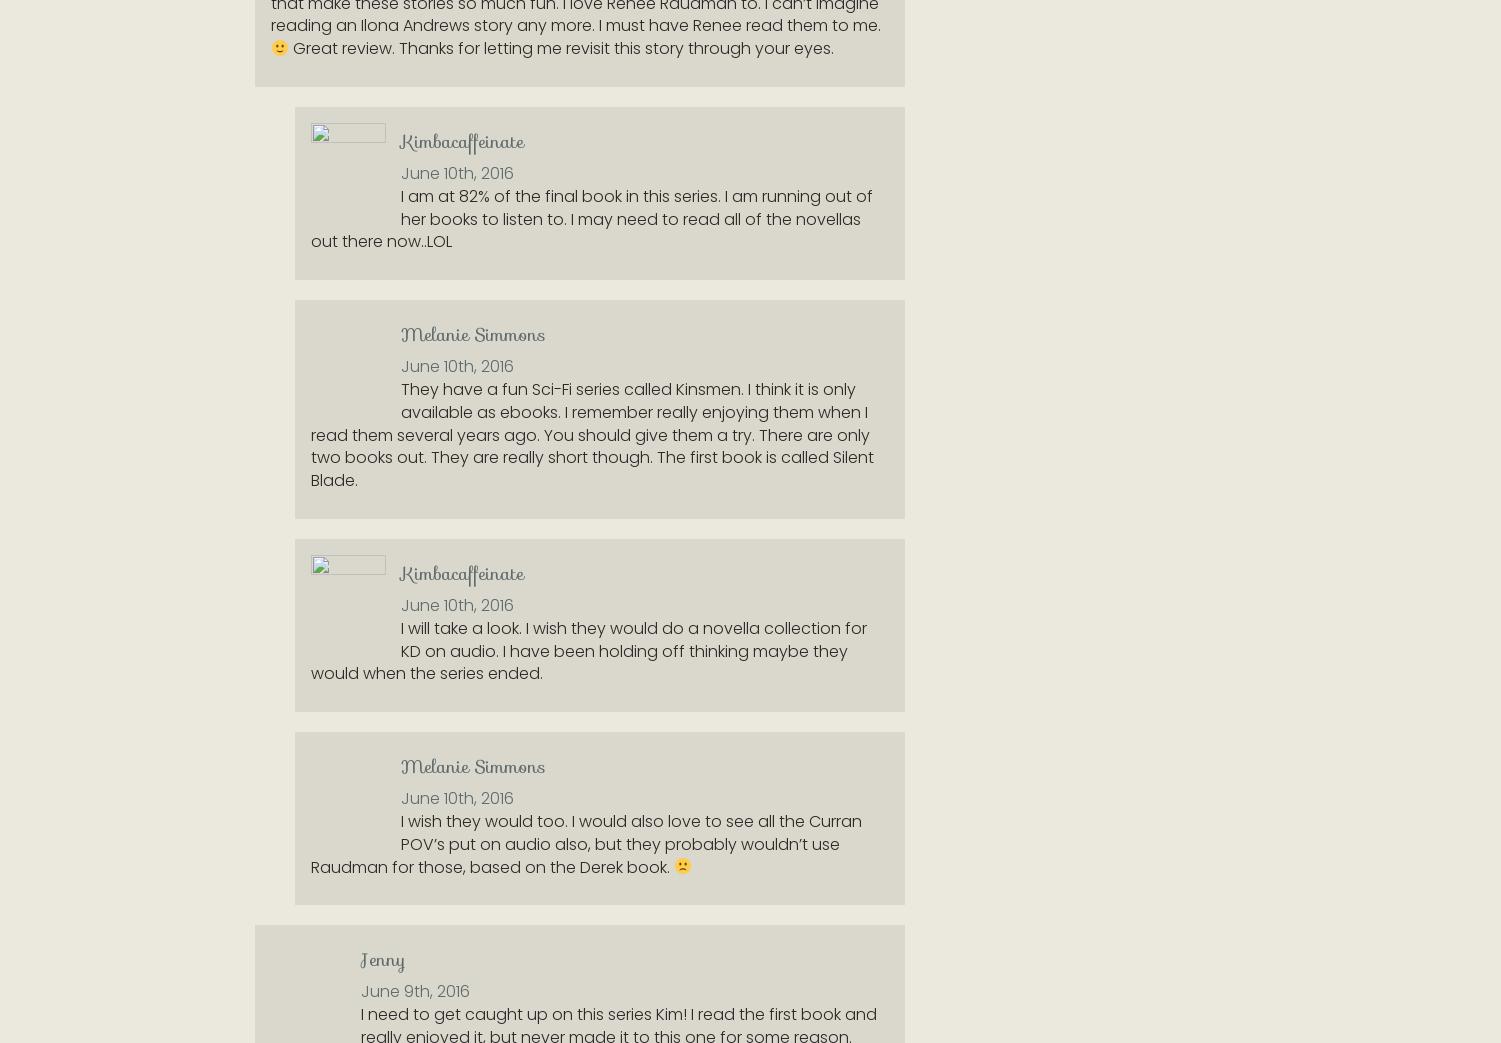 The height and width of the screenshot is (1043, 1501). Describe the element at coordinates (288, 47) in the screenshot. I see `'Great review. Thanks for letting me revisit this story through your eyes.'` at that location.